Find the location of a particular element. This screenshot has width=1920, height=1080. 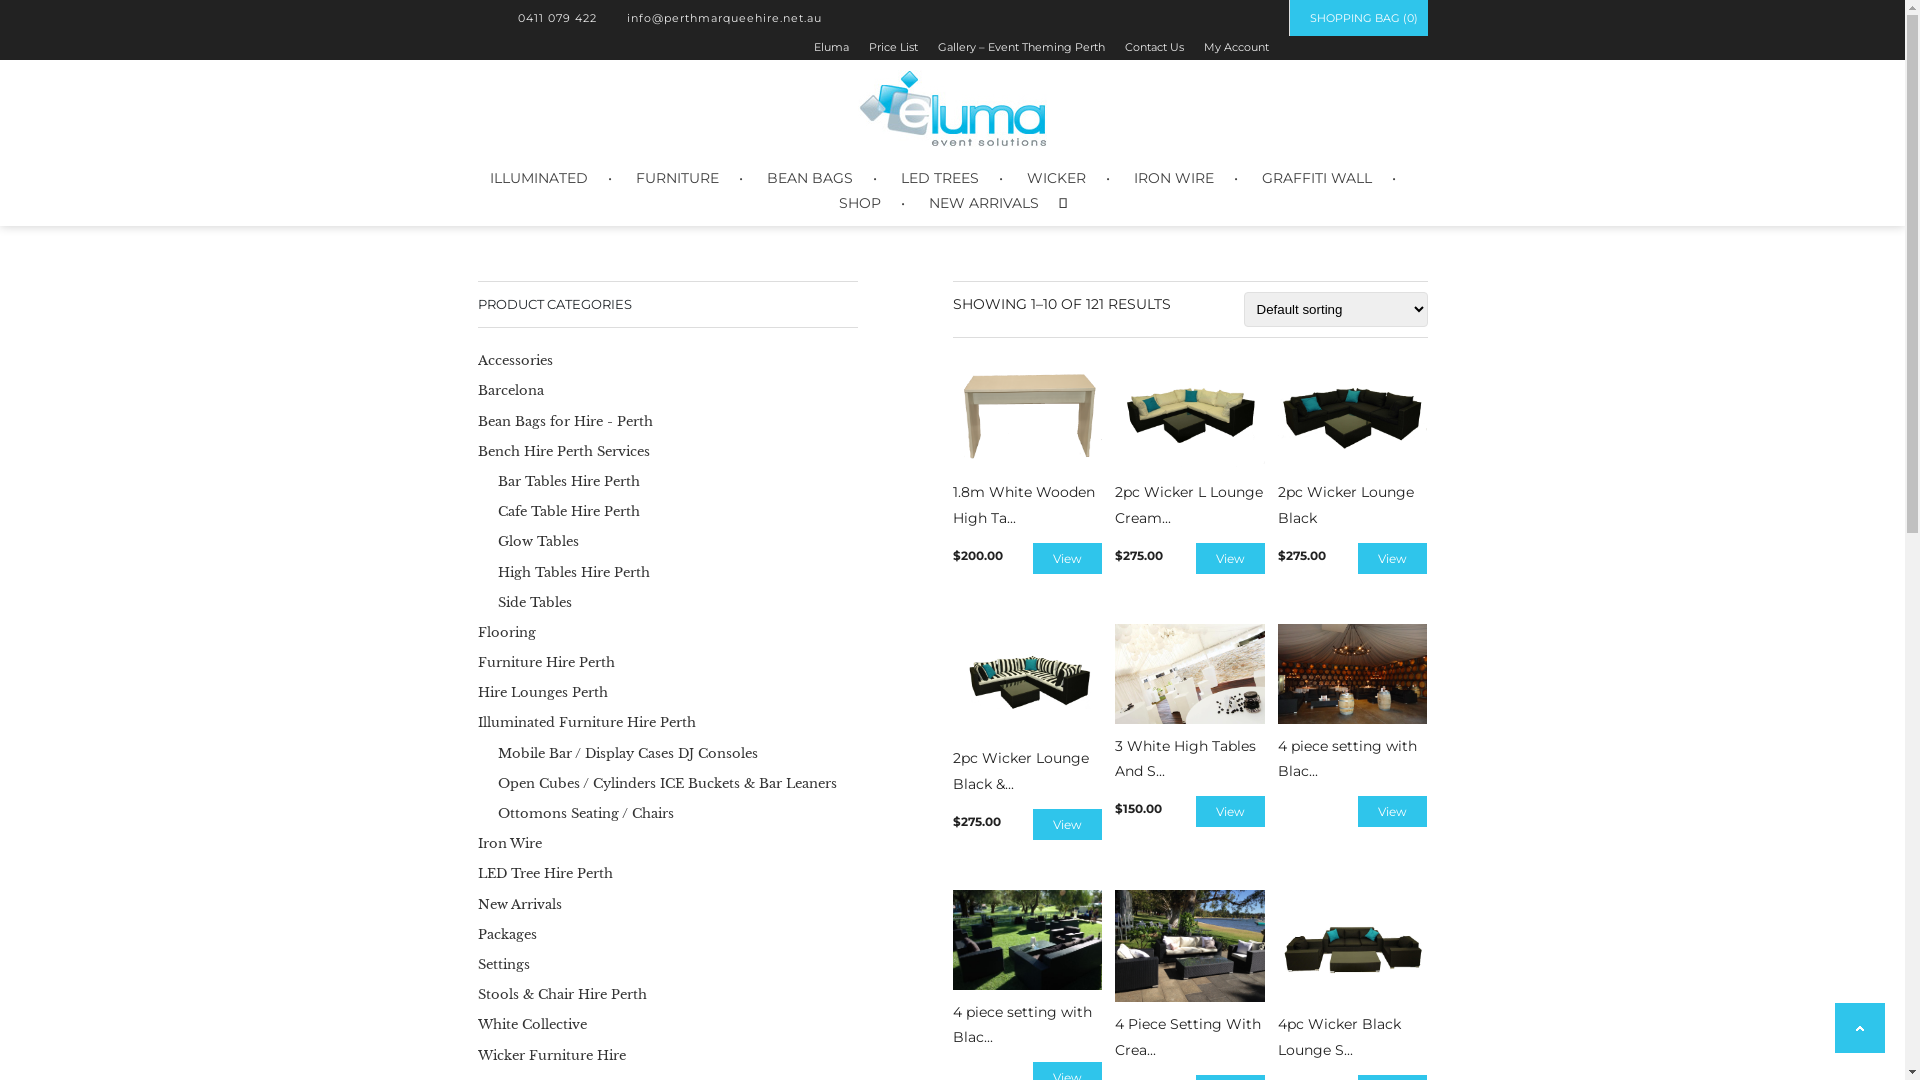

'Settings' is located at coordinates (504, 963).